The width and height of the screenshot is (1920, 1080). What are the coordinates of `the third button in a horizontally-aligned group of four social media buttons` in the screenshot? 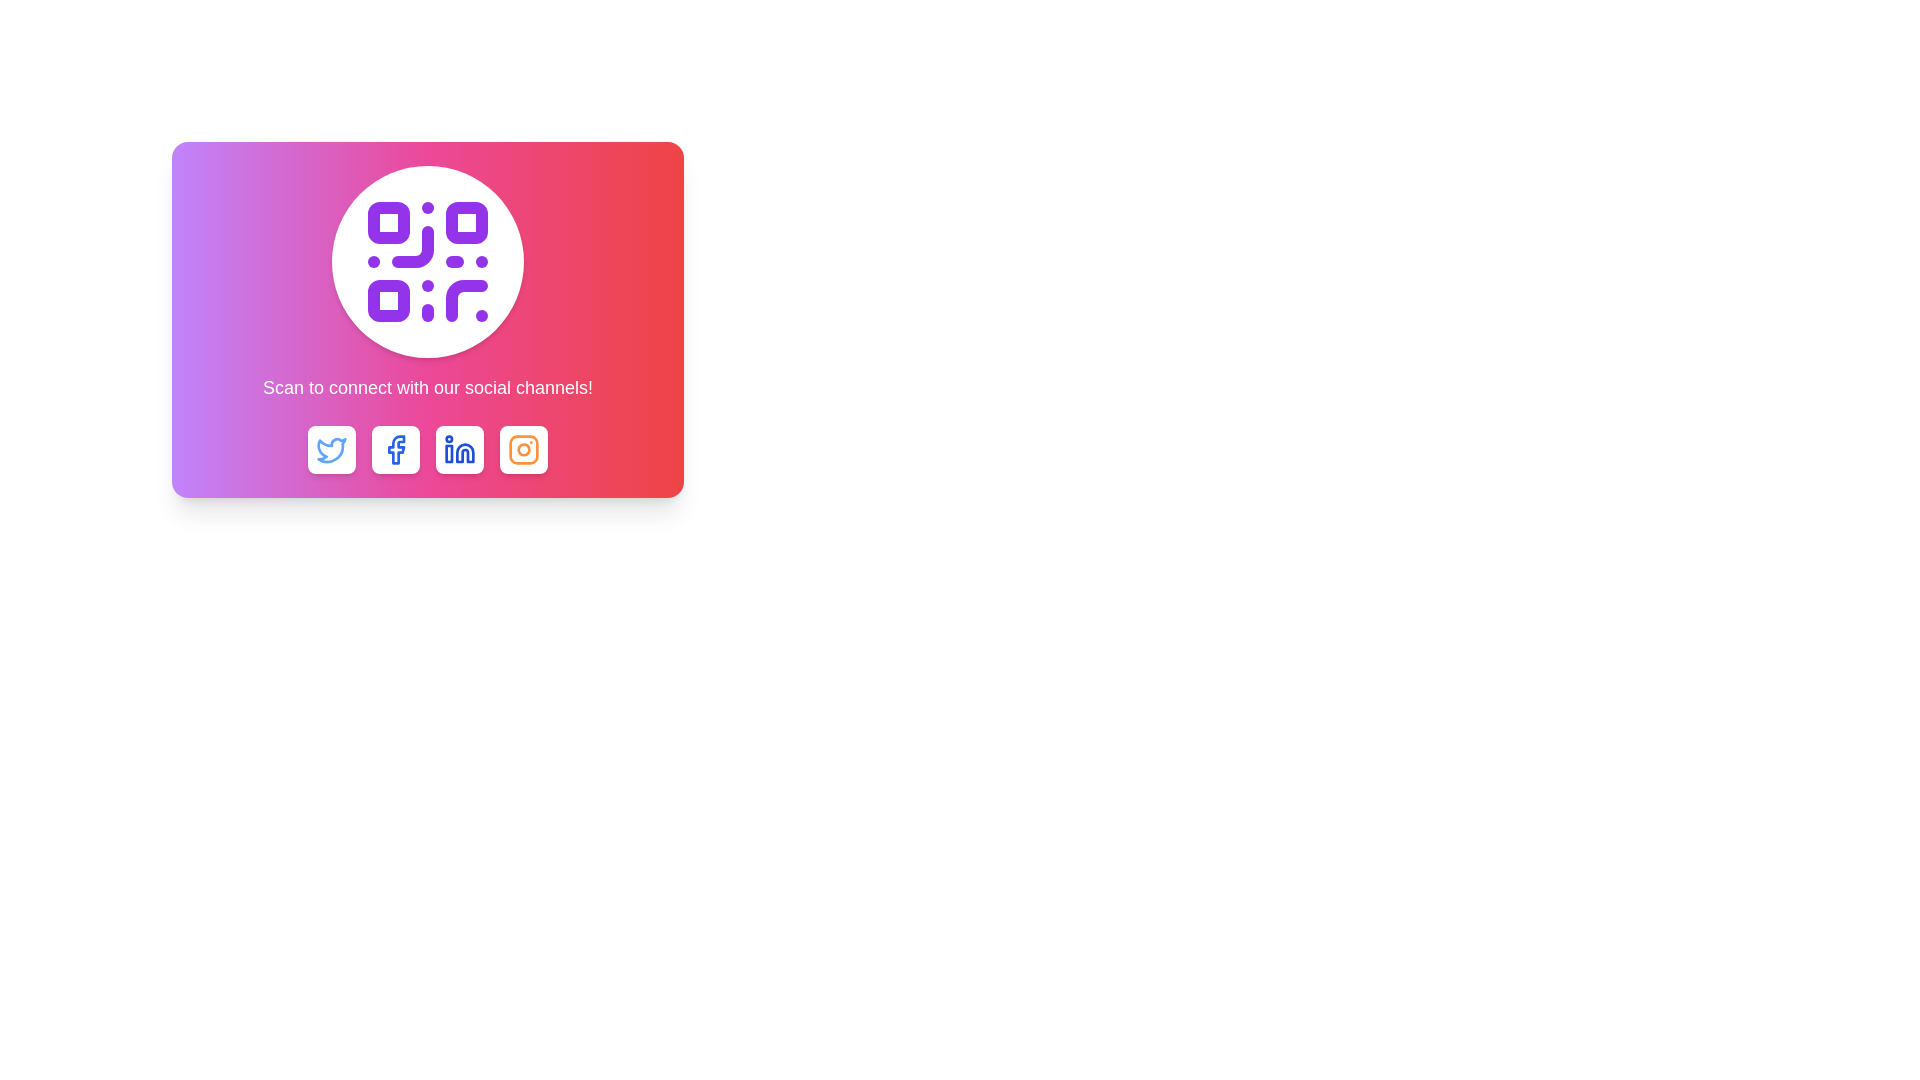 It's located at (426, 450).